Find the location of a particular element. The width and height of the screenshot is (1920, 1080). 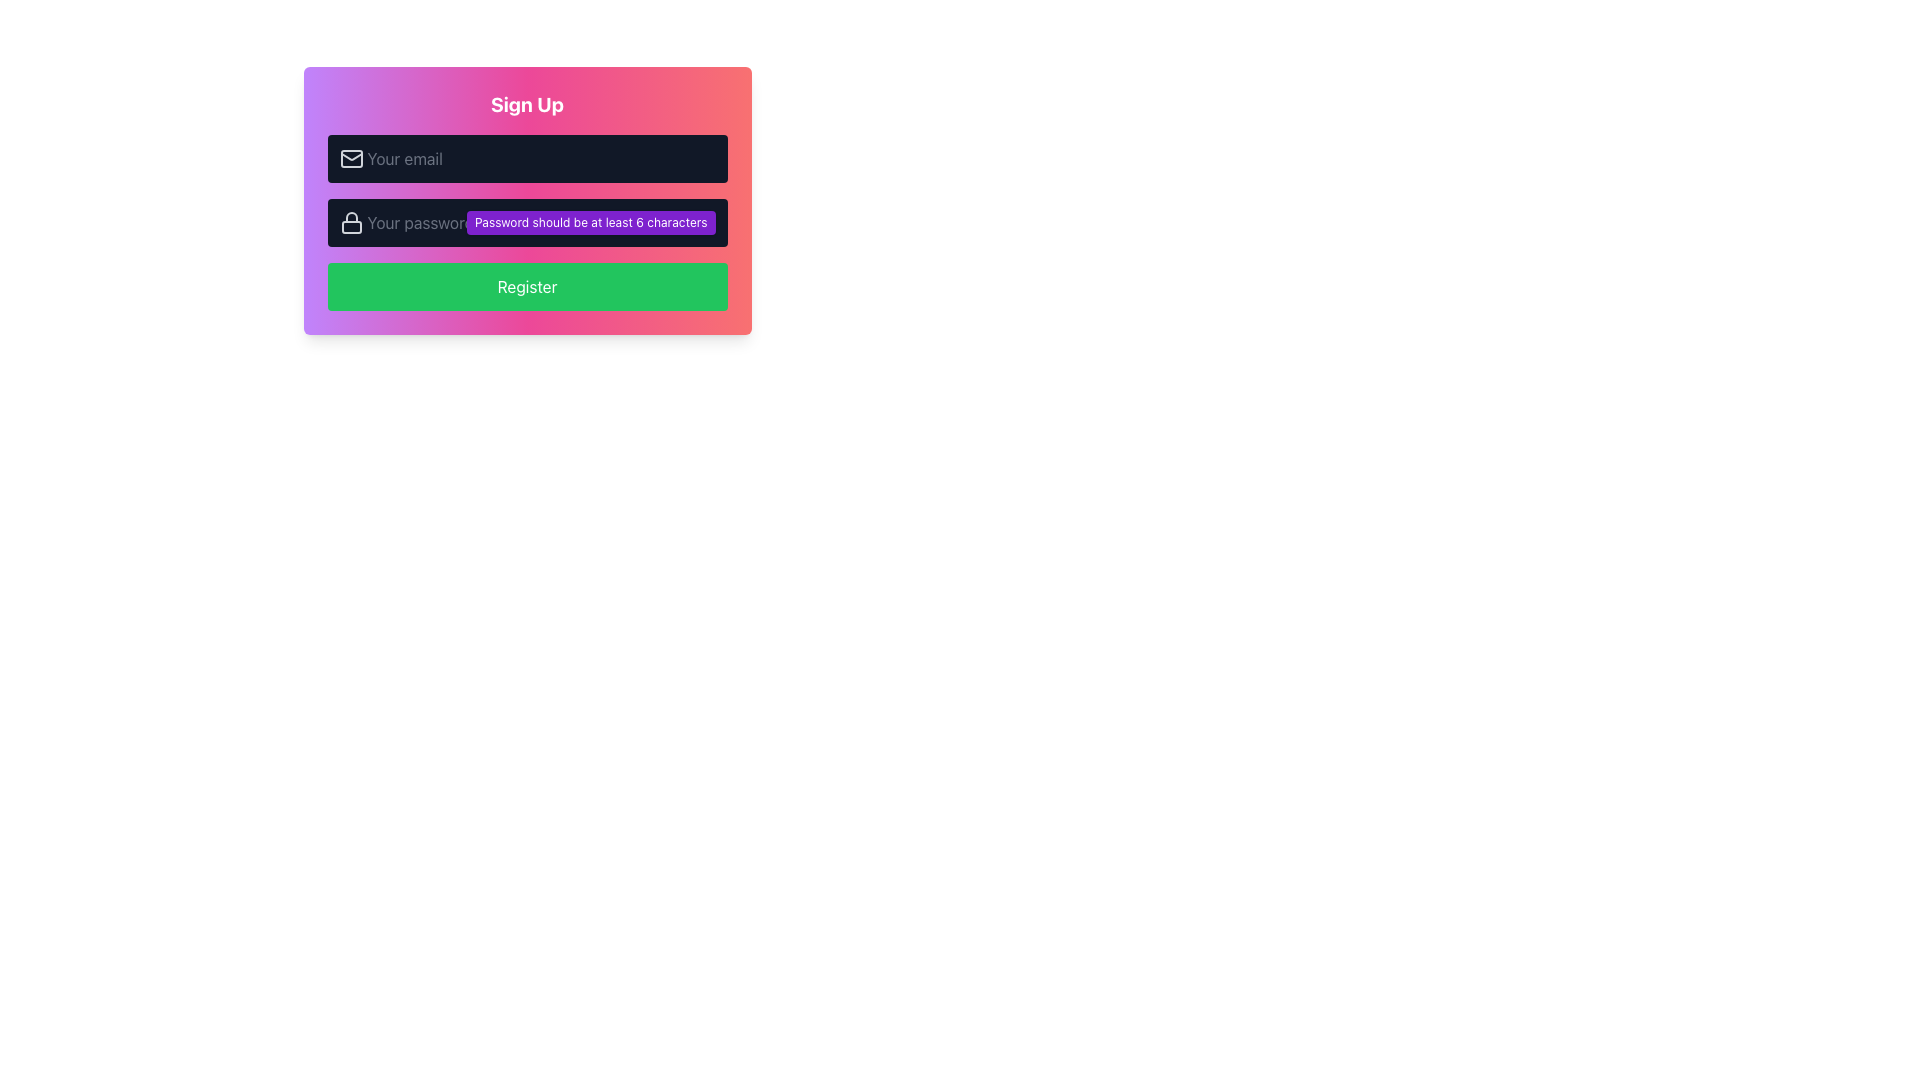

the rectangular 'Register' button with a bright green background is located at coordinates (527, 286).